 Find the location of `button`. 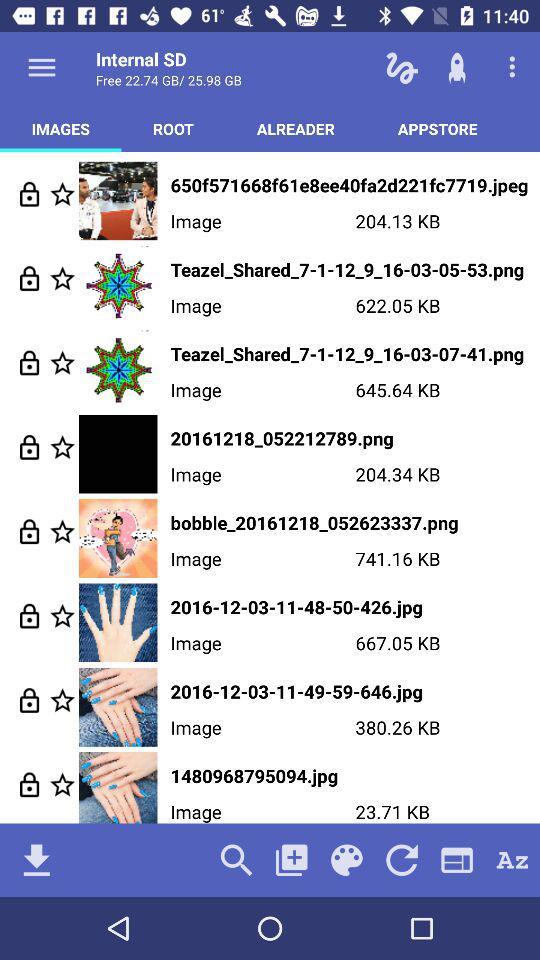

button is located at coordinates (62, 277).